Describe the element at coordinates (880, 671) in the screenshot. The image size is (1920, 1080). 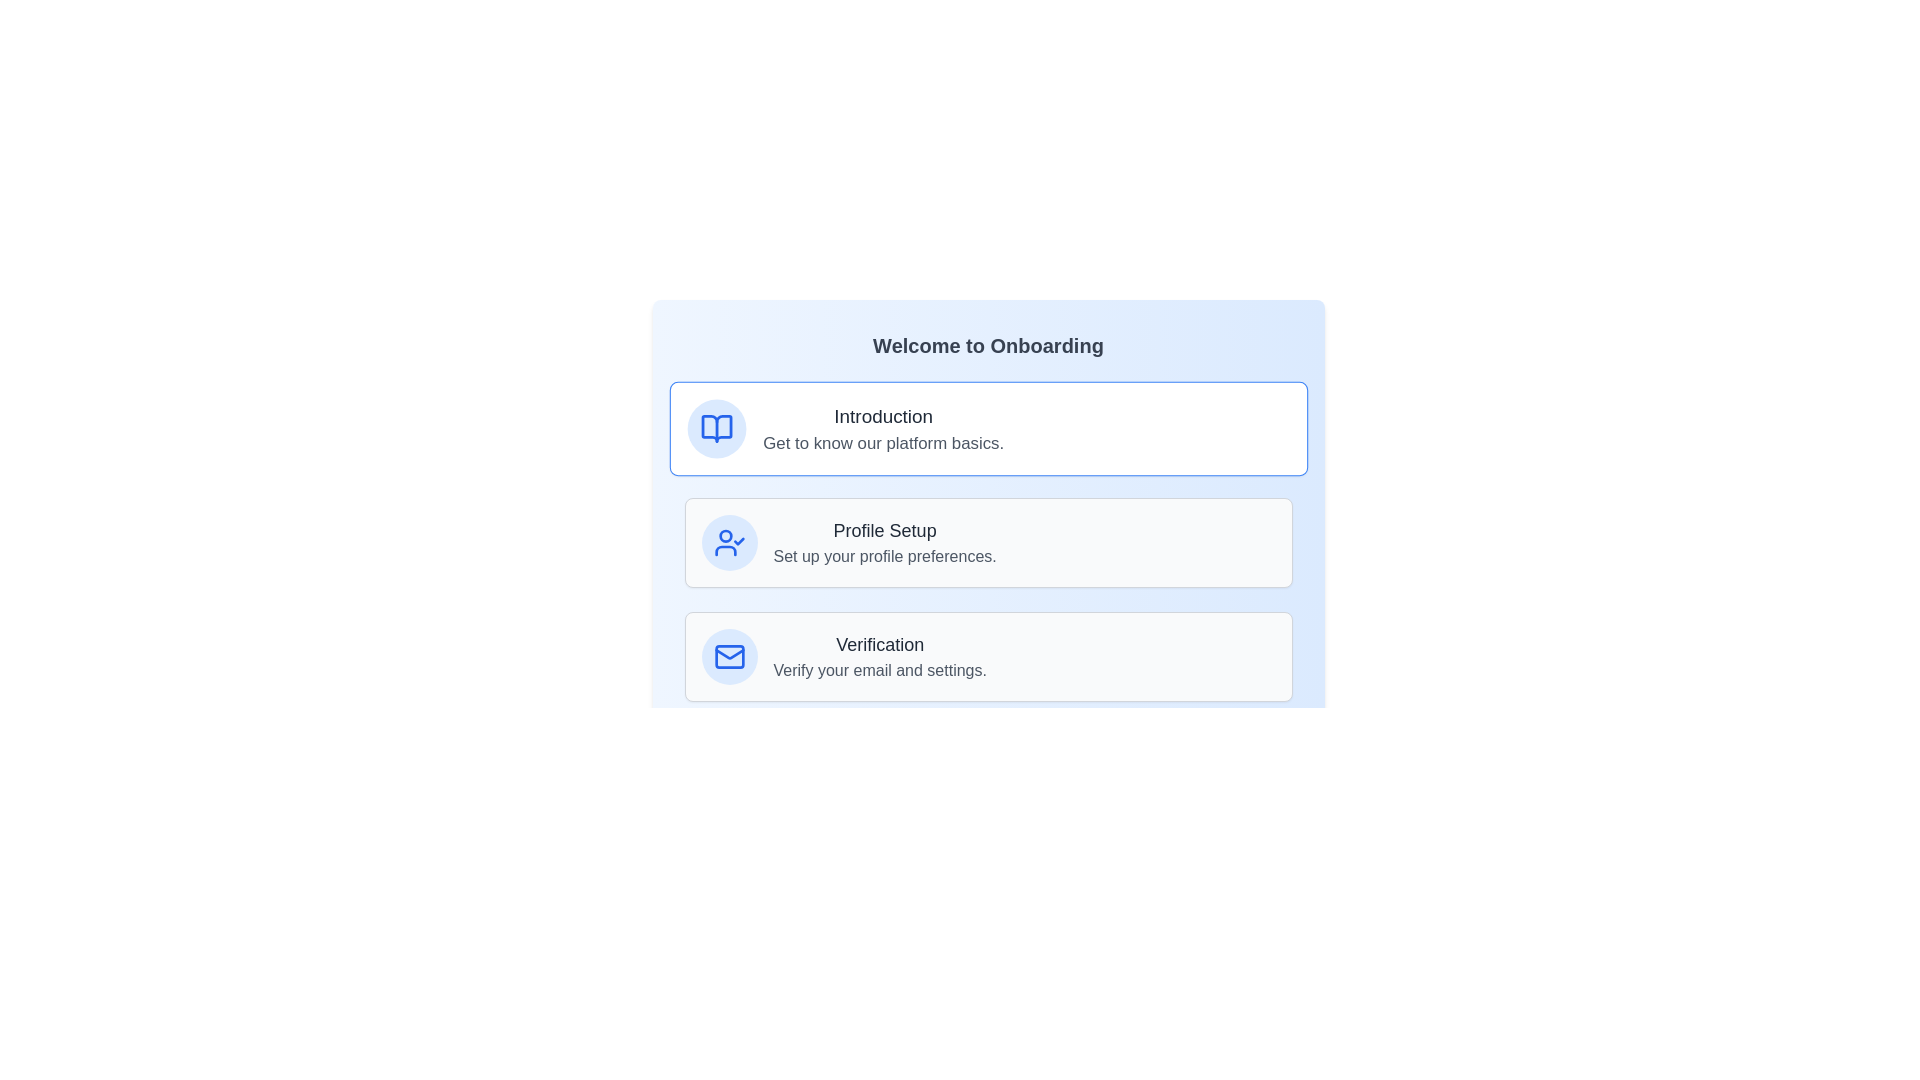
I see `the text label that says 'Verify your email and settings.' which is styled in muted gray and is located under the 'Verification' title in the bottom-most card of the vertically stacked list` at that location.